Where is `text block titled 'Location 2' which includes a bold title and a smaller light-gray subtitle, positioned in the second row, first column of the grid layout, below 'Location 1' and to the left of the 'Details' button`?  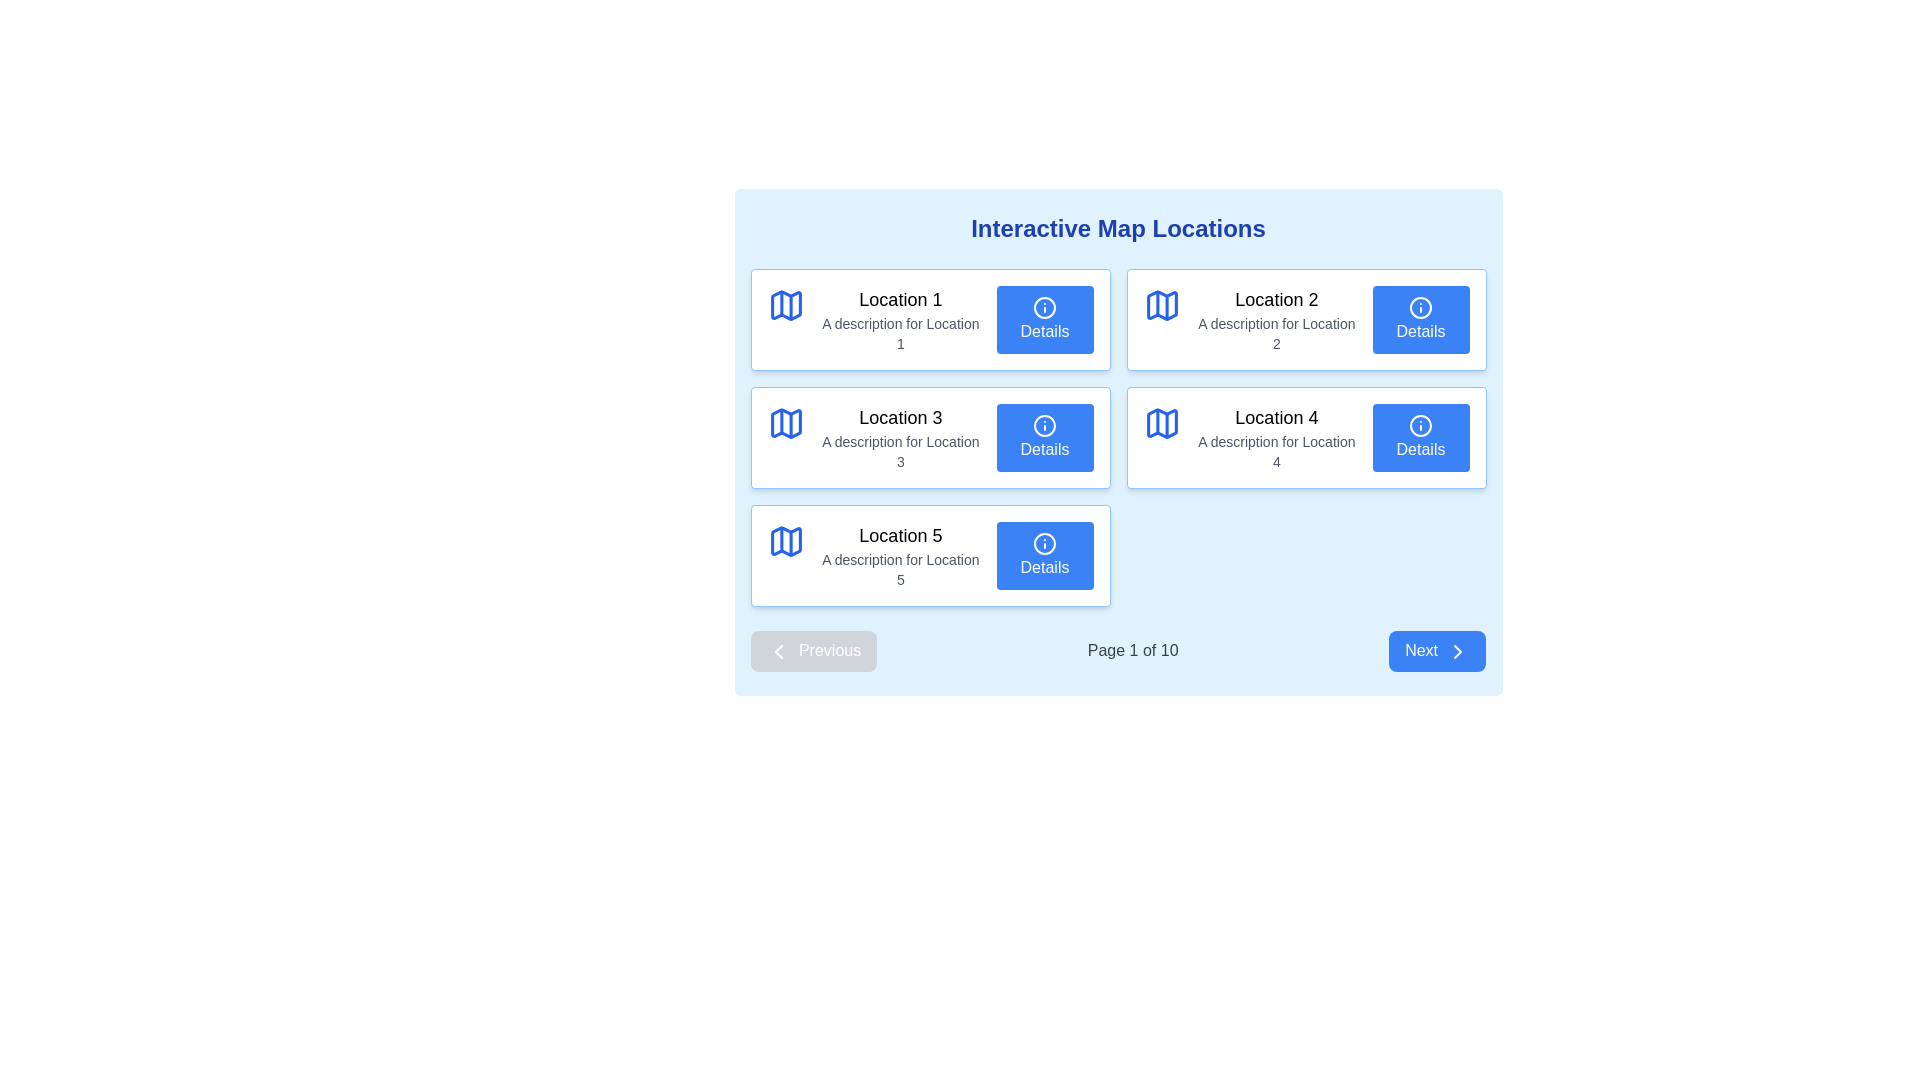
text block titled 'Location 2' which includes a bold title and a smaller light-gray subtitle, positioned in the second row, first column of the grid layout, below 'Location 1' and to the left of the 'Details' button is located at coordinates (1275, 319).